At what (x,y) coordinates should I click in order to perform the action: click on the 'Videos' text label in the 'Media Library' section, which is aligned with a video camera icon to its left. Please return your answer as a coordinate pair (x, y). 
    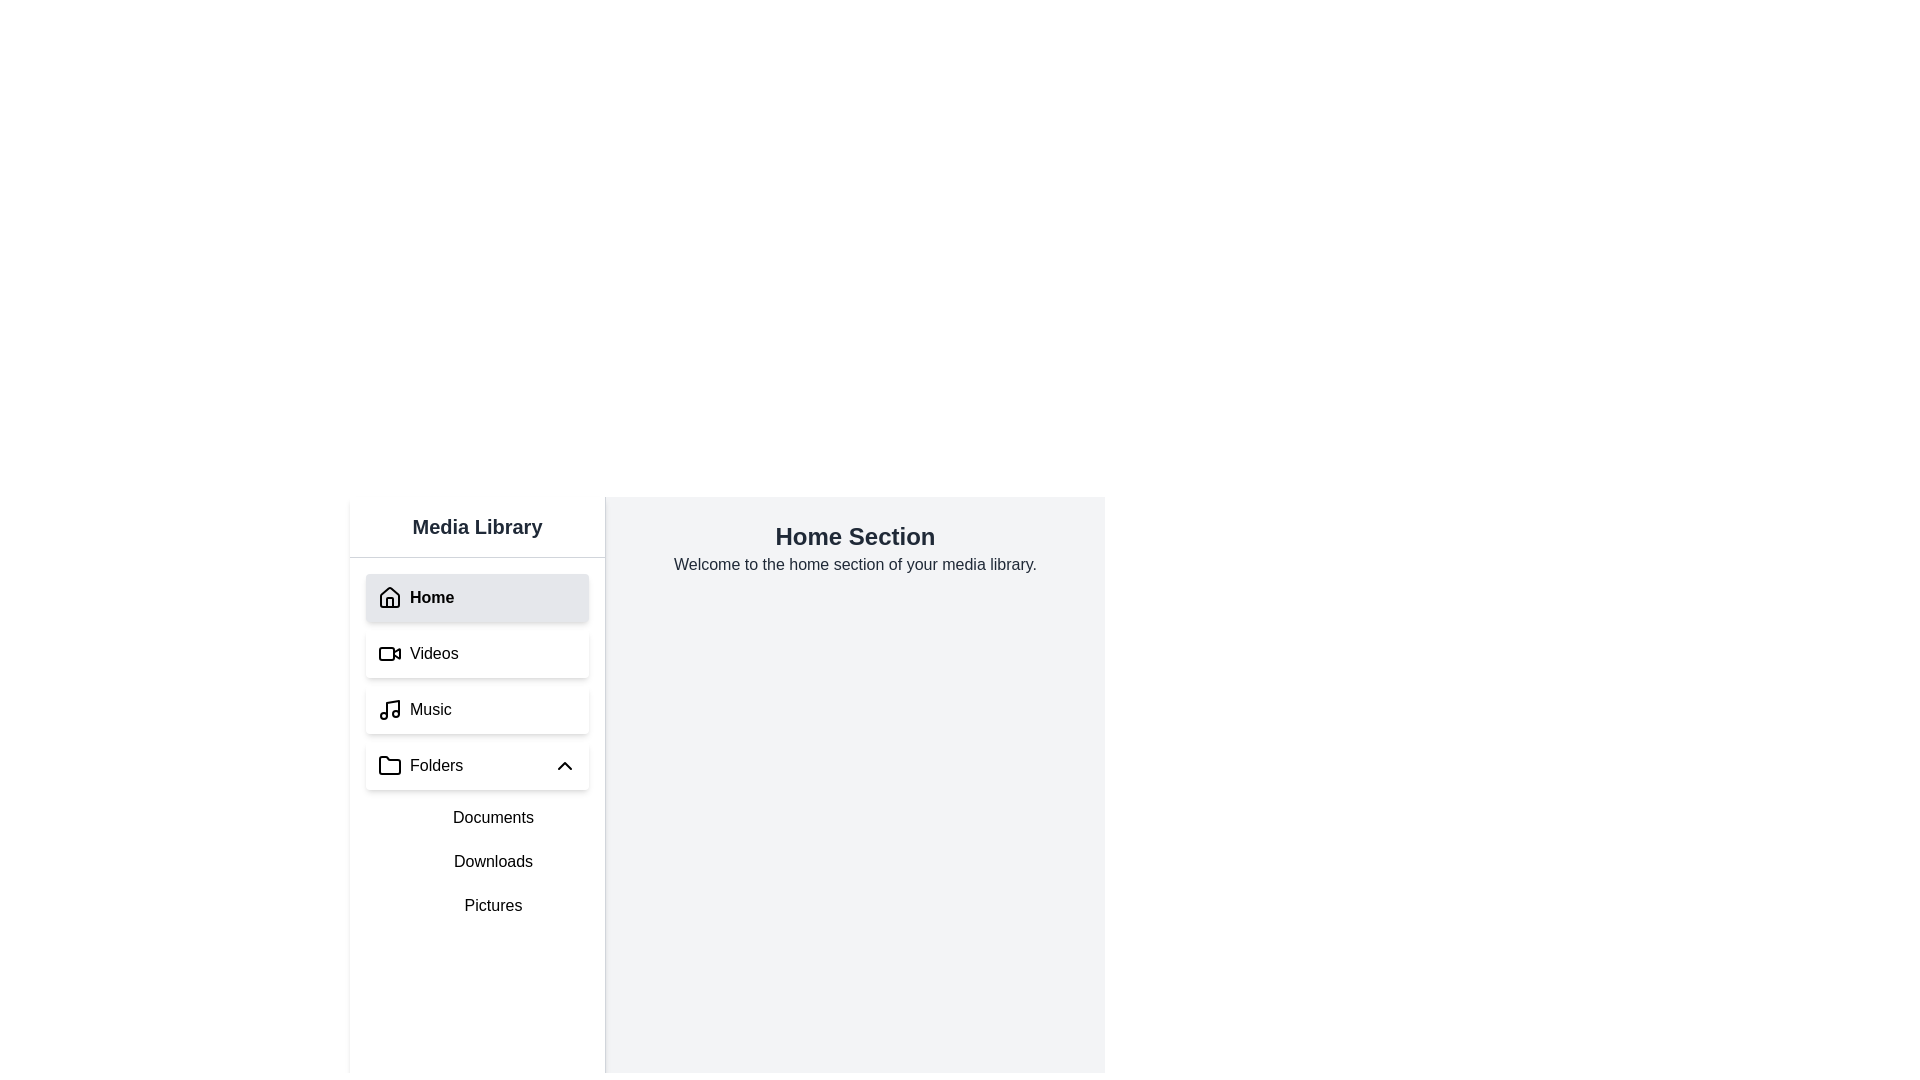
    Looking at the image, I should click on (433, 654).